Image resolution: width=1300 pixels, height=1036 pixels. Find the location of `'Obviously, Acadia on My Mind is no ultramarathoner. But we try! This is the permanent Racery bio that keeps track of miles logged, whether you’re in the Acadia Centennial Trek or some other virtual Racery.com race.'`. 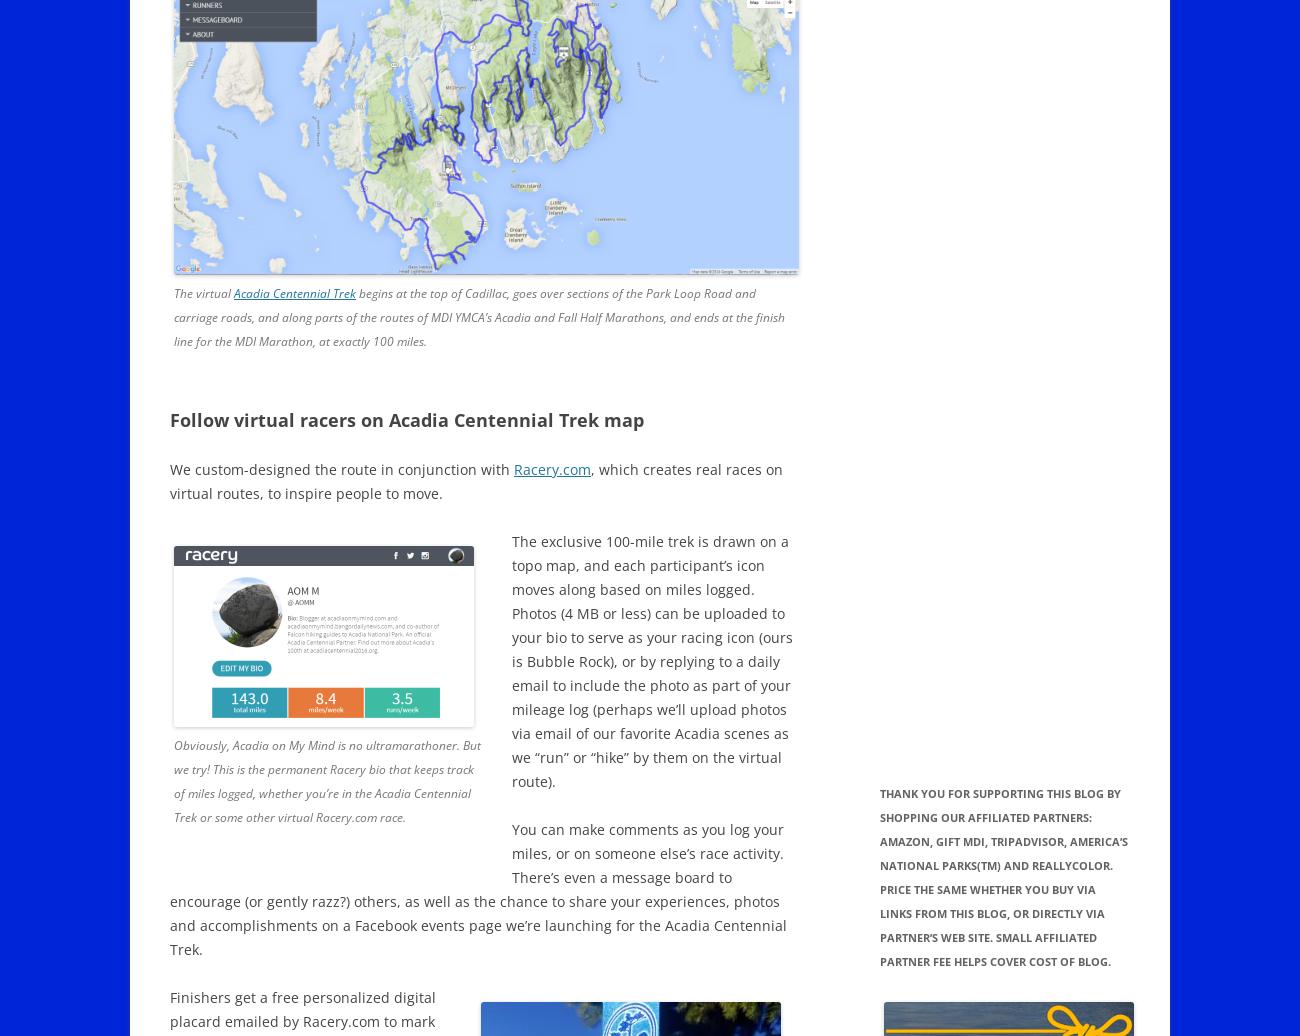

'Obviously, Acadia on My Mind is no ultramarathoner. But we try! This is the permanent Racery bio that keeps track of miles logged, whether you’re in the Acadia Centennial Trek or some other virtual Racery.com race.' is located at coordinates (326, 781).